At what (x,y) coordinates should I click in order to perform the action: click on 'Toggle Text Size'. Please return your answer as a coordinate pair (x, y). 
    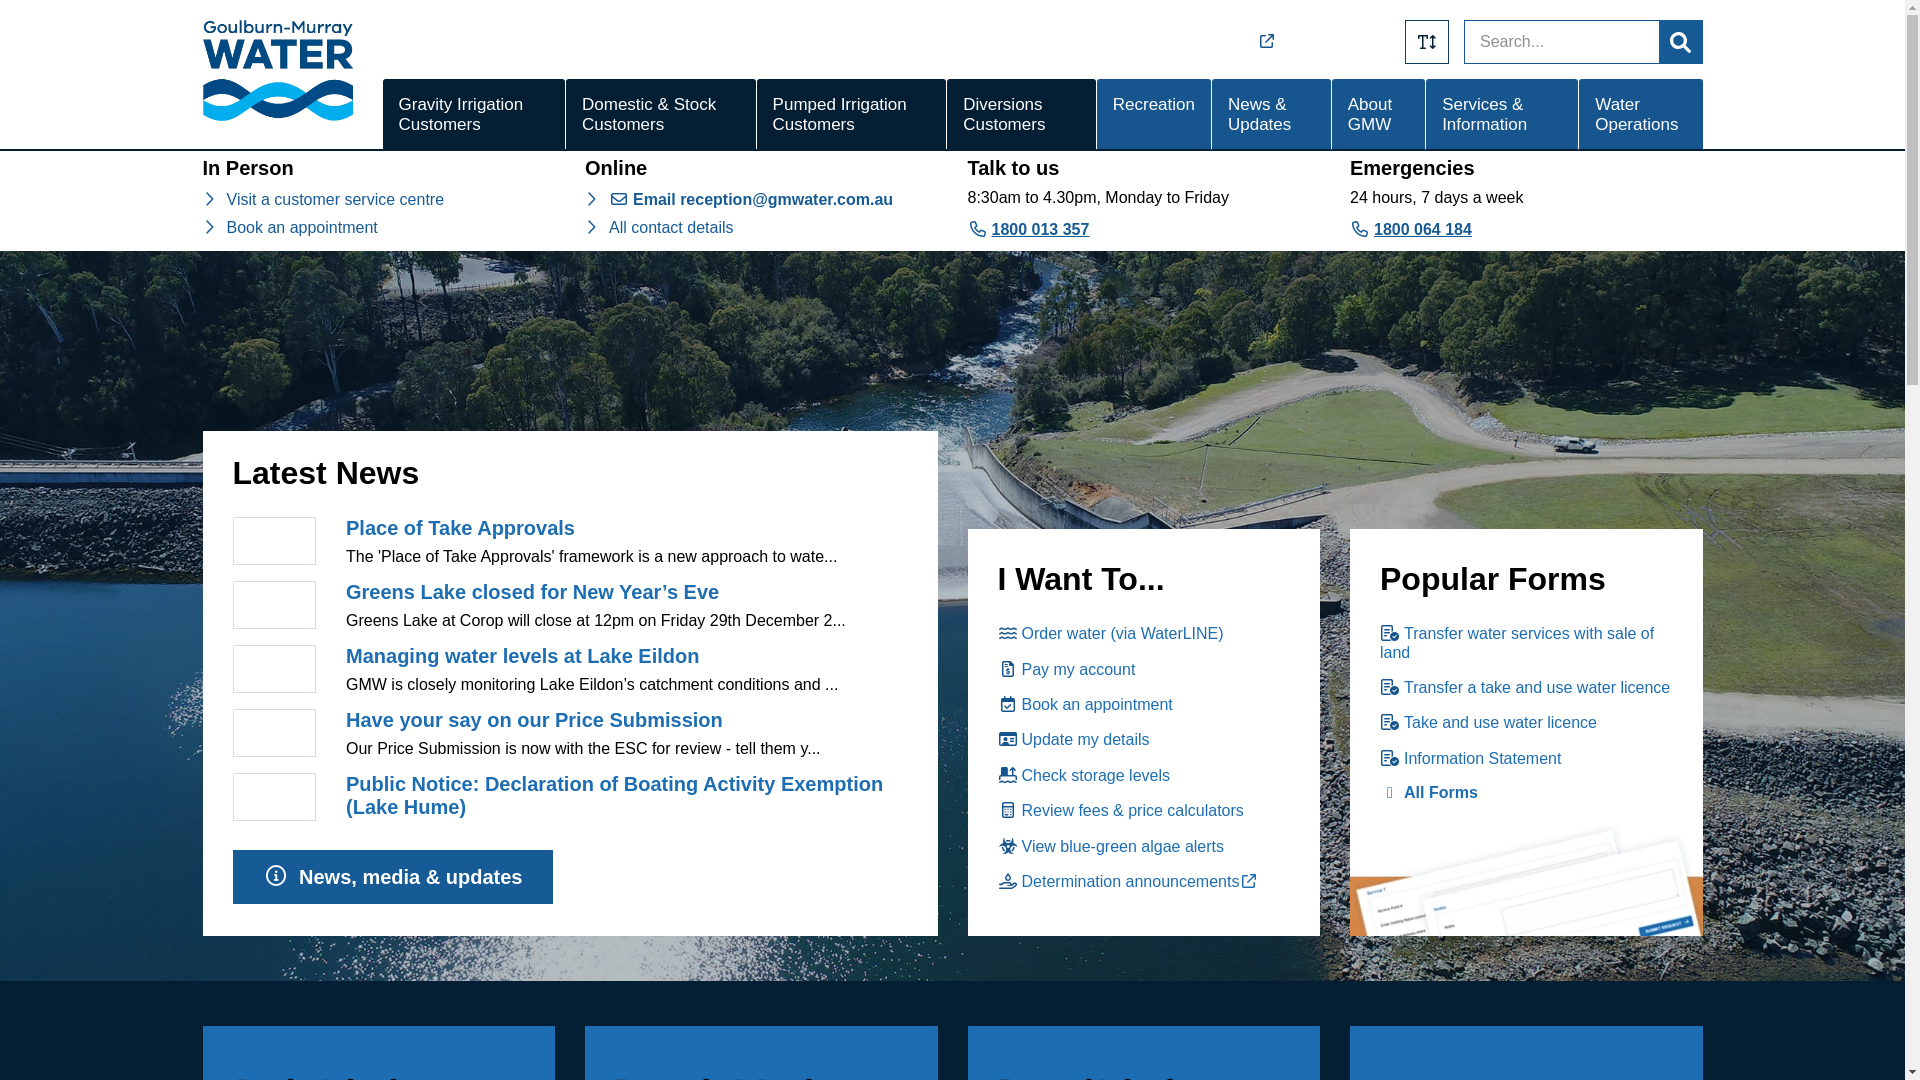
    Looking at the image, I should click on (1425, 42).